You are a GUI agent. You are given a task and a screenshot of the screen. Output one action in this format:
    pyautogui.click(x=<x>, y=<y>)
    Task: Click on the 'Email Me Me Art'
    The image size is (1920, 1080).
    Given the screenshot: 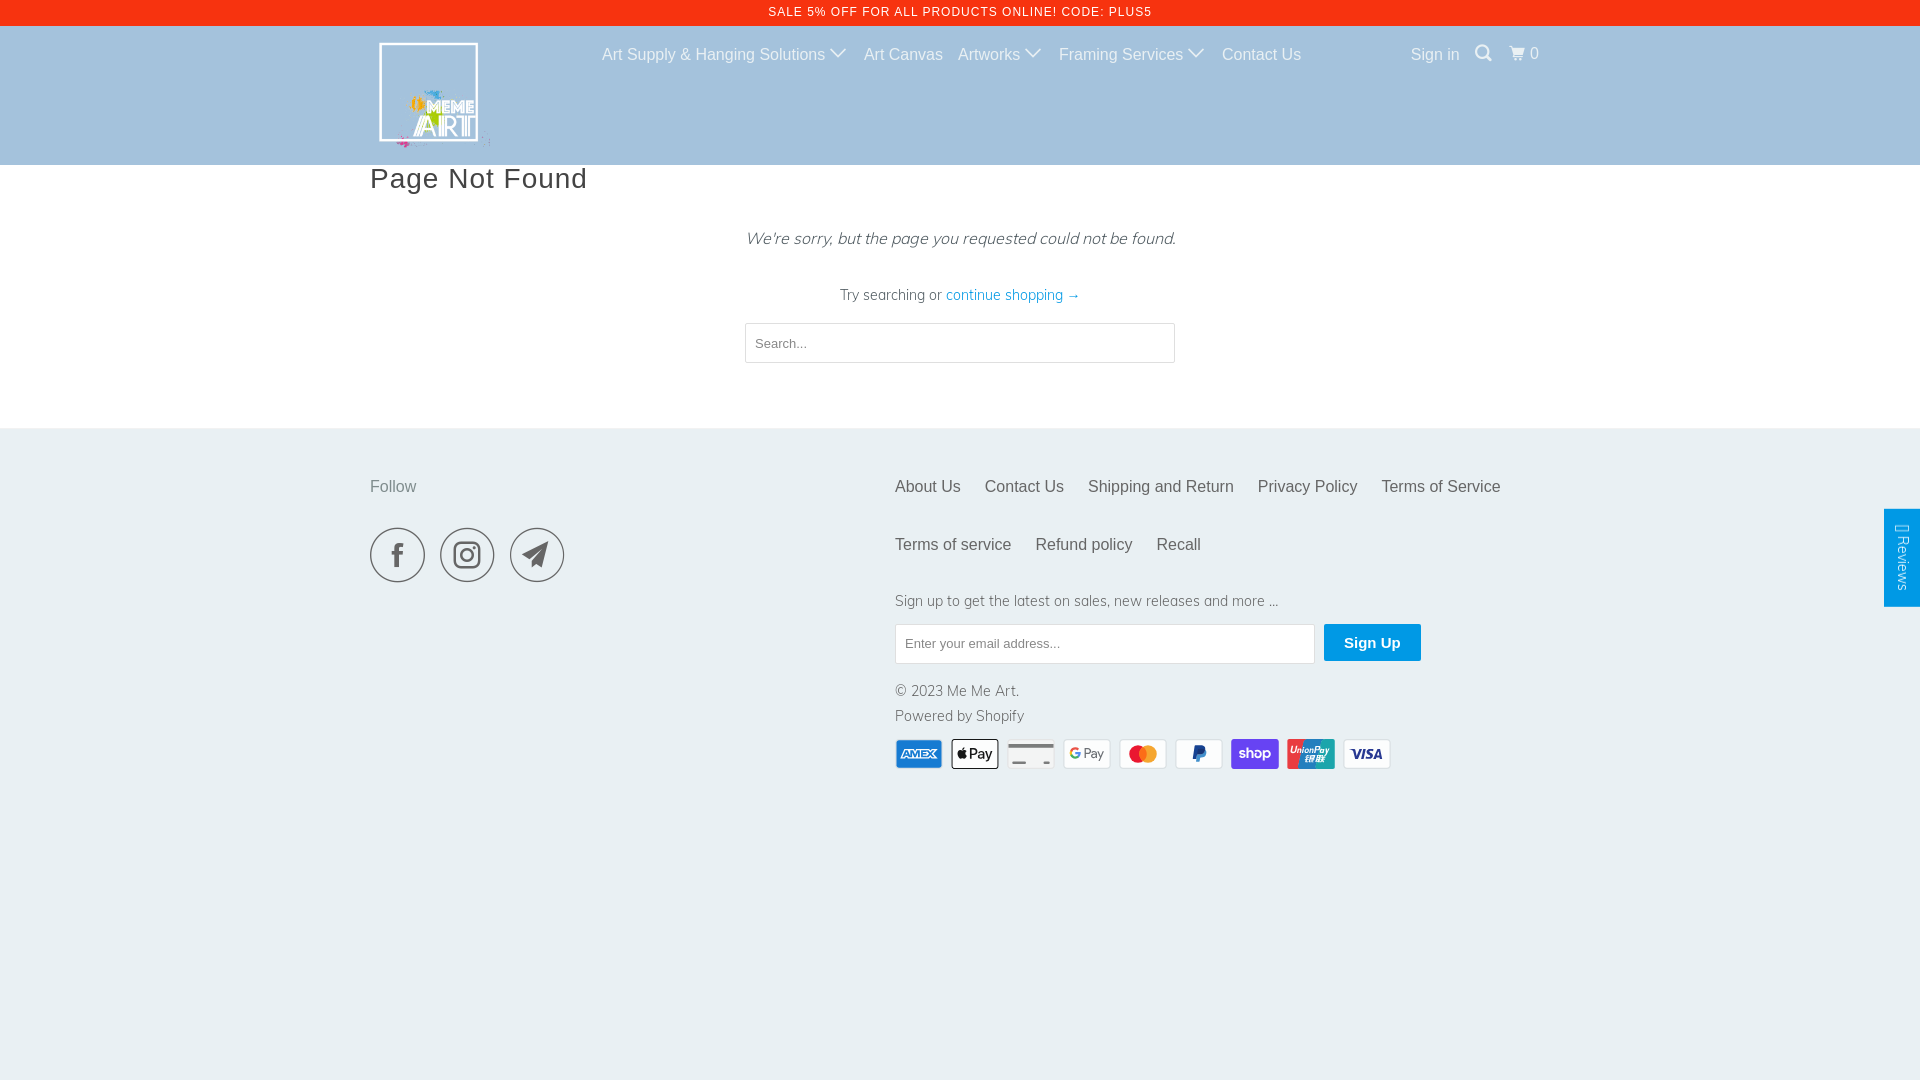 What is the action you would take?
    pyautogui.click(x=542, y=554)
    